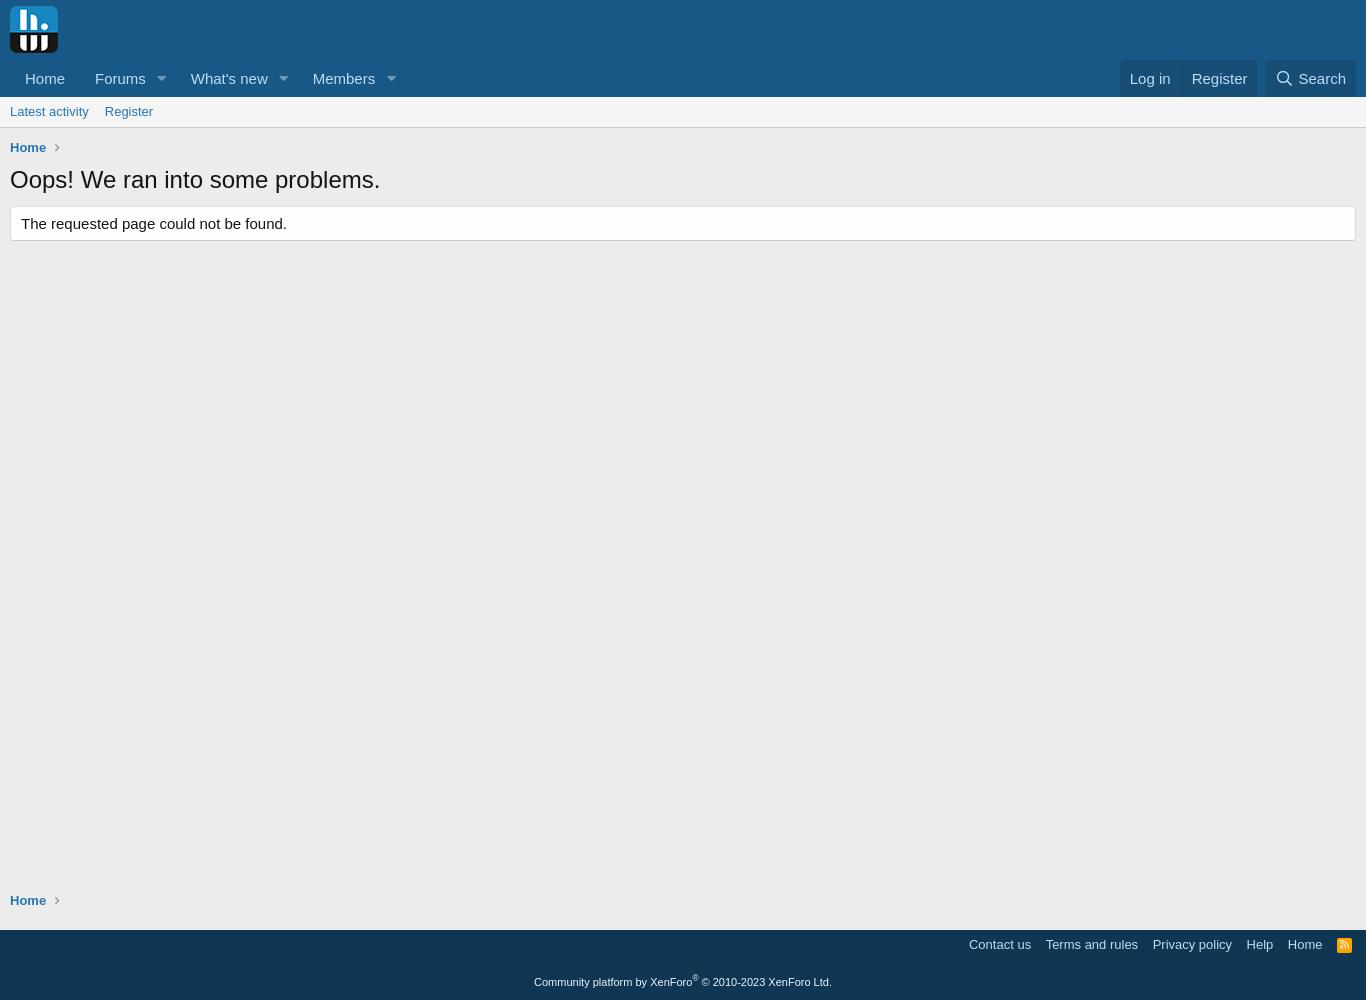 This screenshot has height=1000, width=1366. Describe the element at coordinates (1246, 943) in the screenshot. I see `'Help'` at that location.